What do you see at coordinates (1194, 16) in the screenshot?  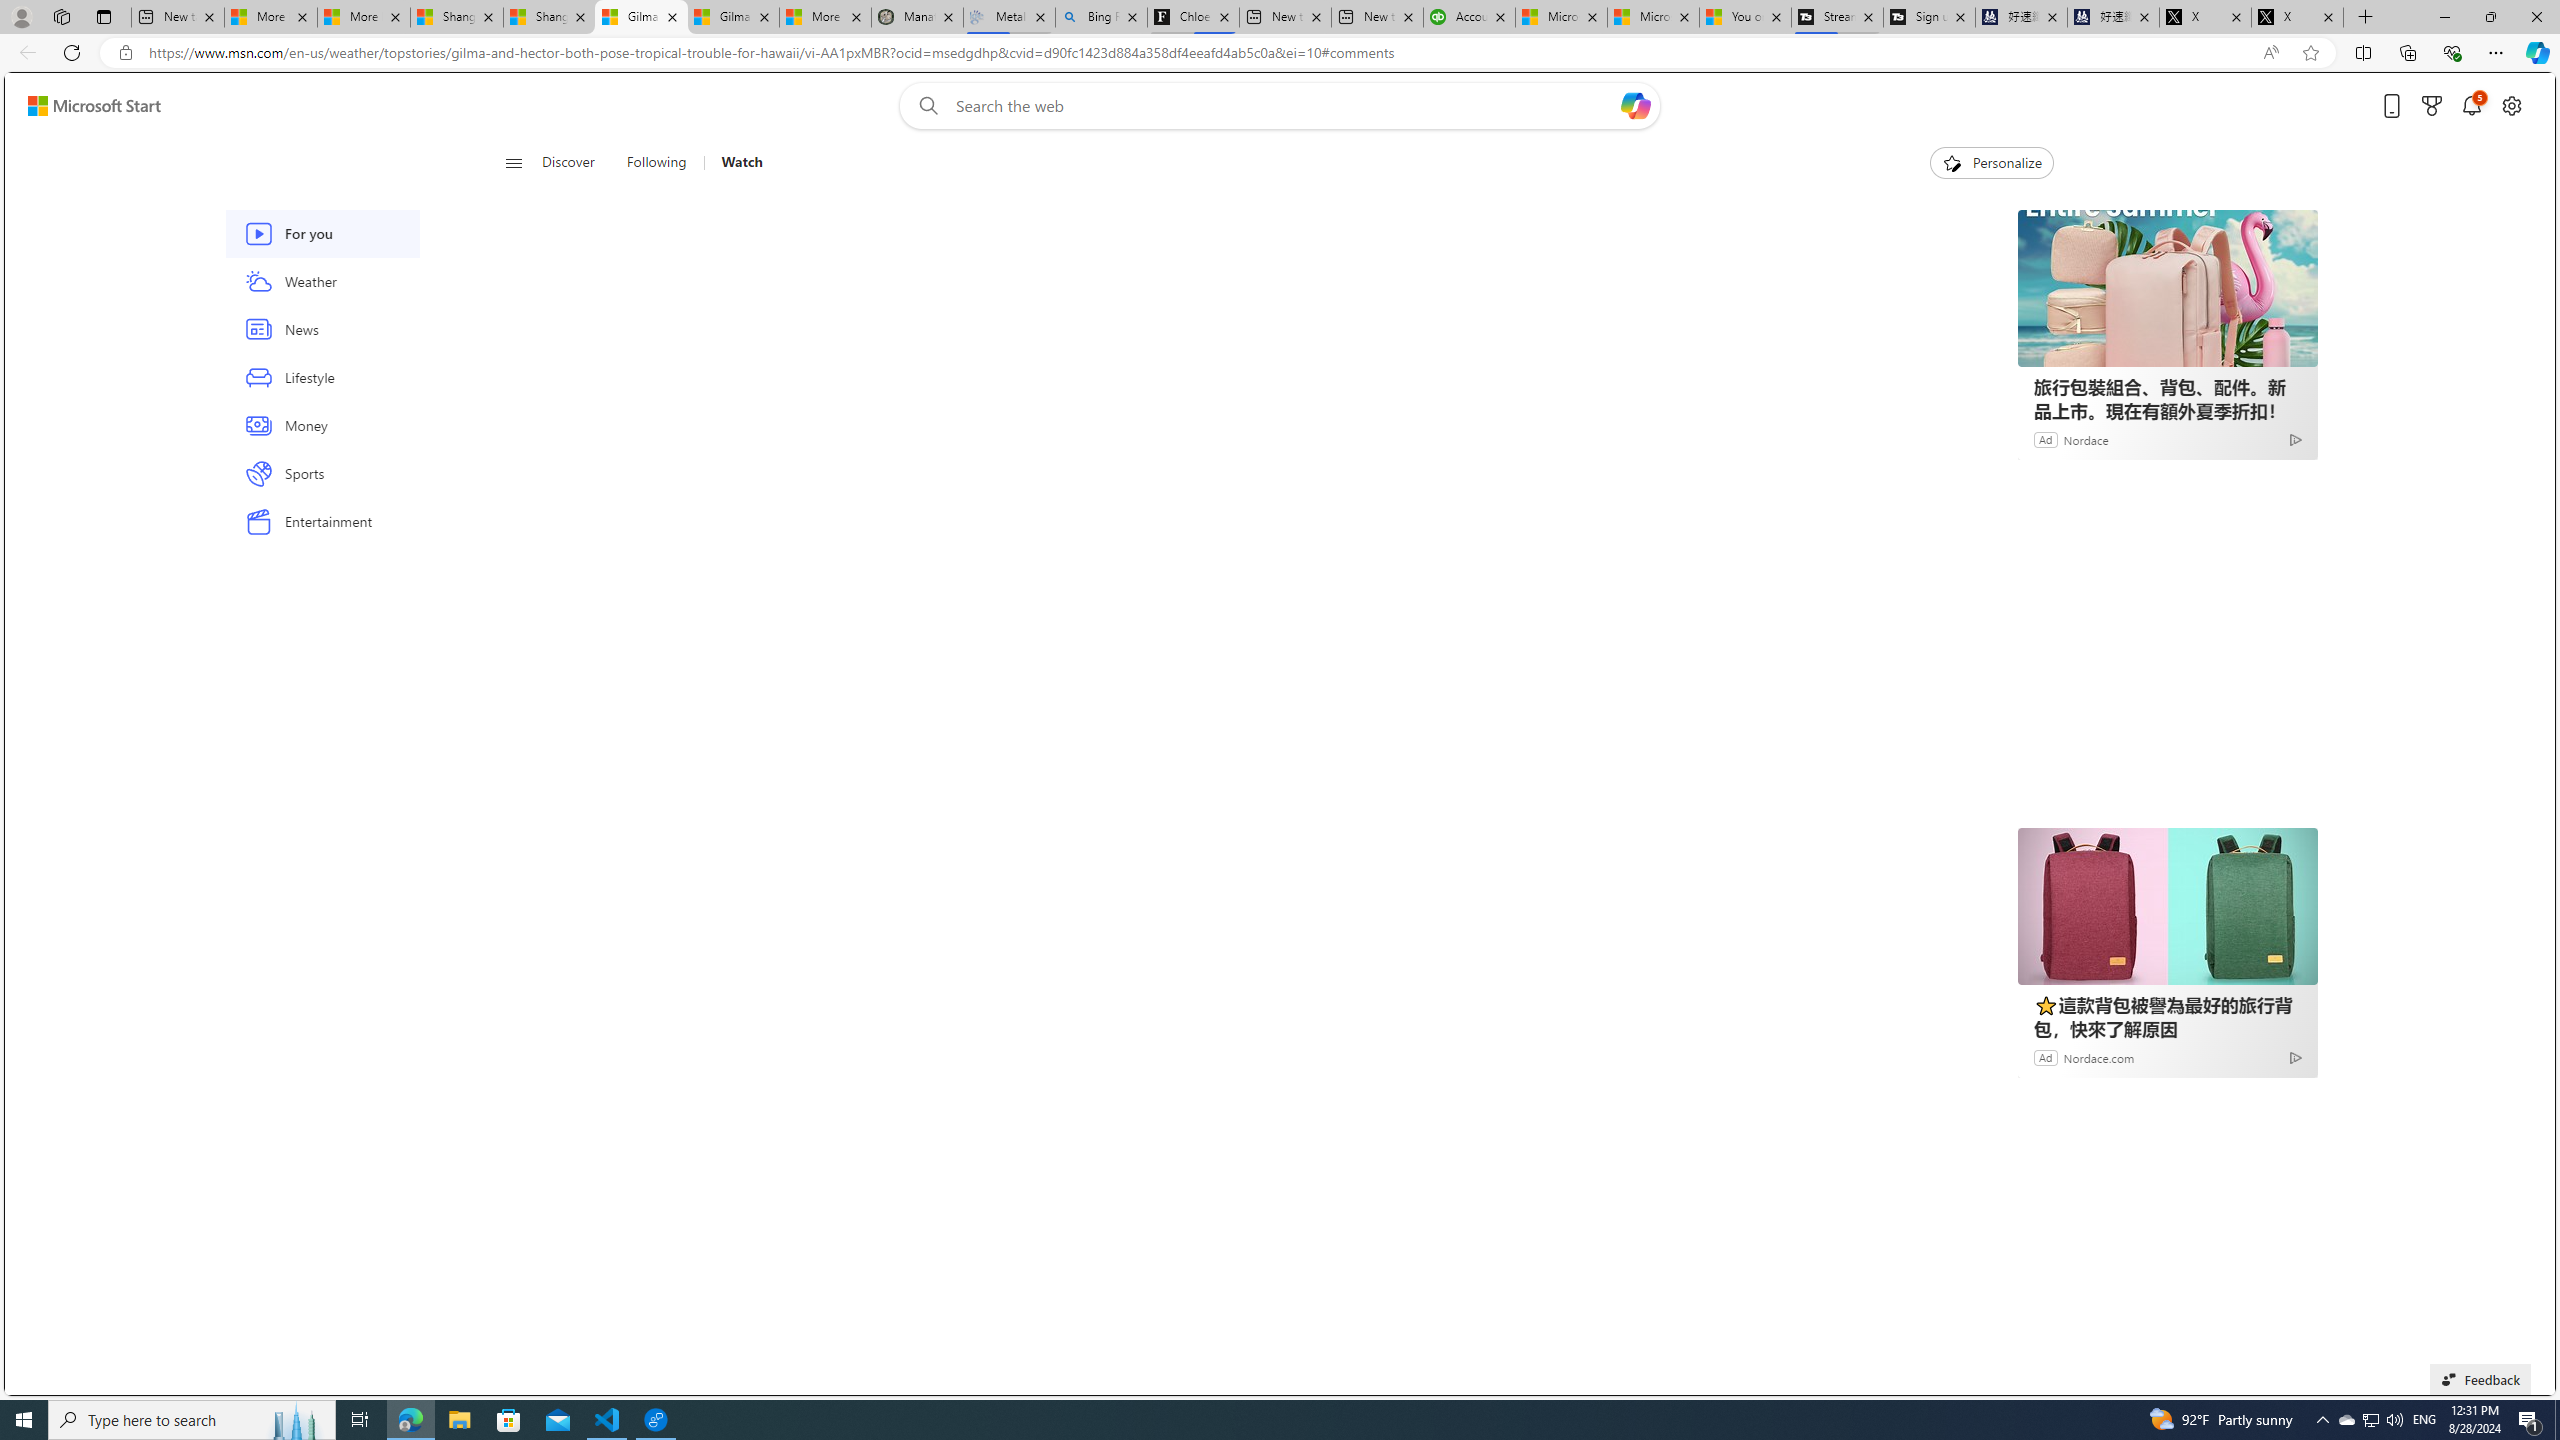 I see `'Chloe Sorvino'` at bounding box center [1194, 16].